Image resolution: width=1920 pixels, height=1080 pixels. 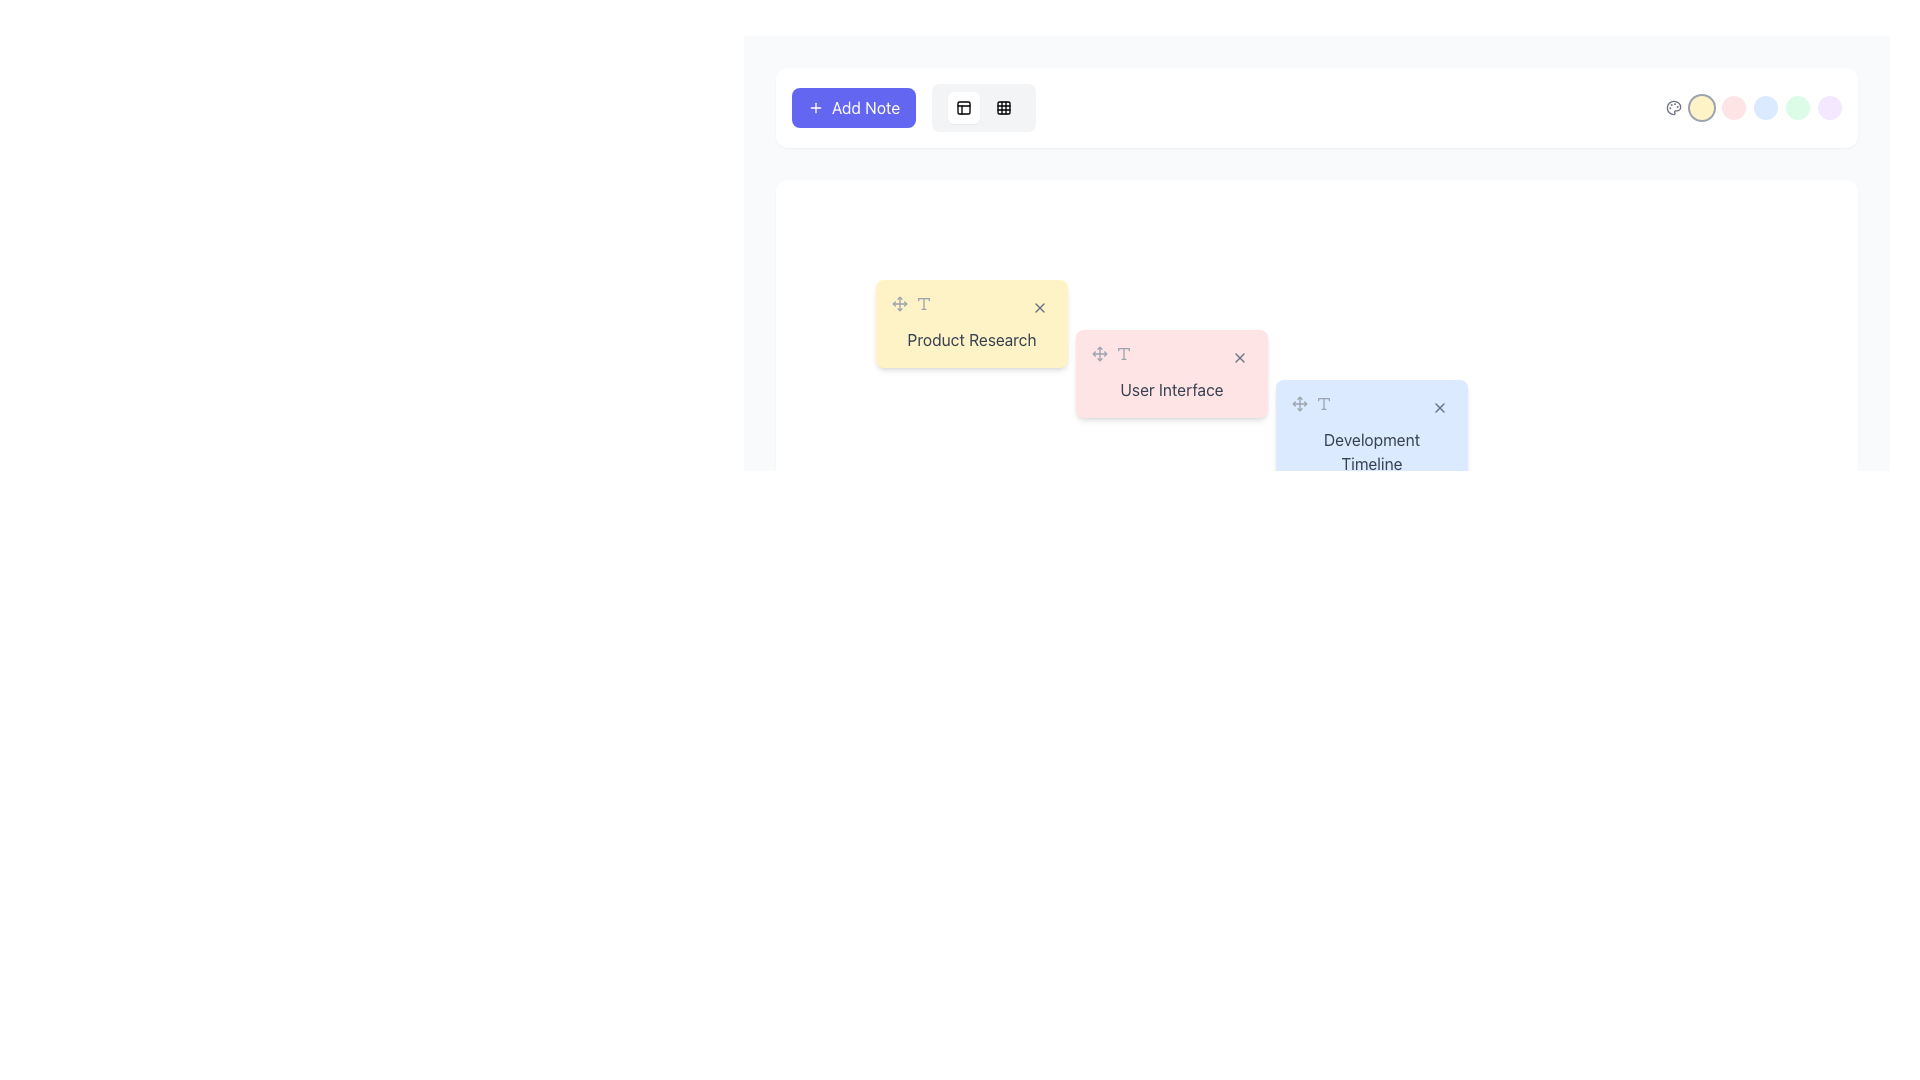 I want to click on the colorful circles in the toolbar located at the top middle section of the interface, so click(x=1316, y=108).